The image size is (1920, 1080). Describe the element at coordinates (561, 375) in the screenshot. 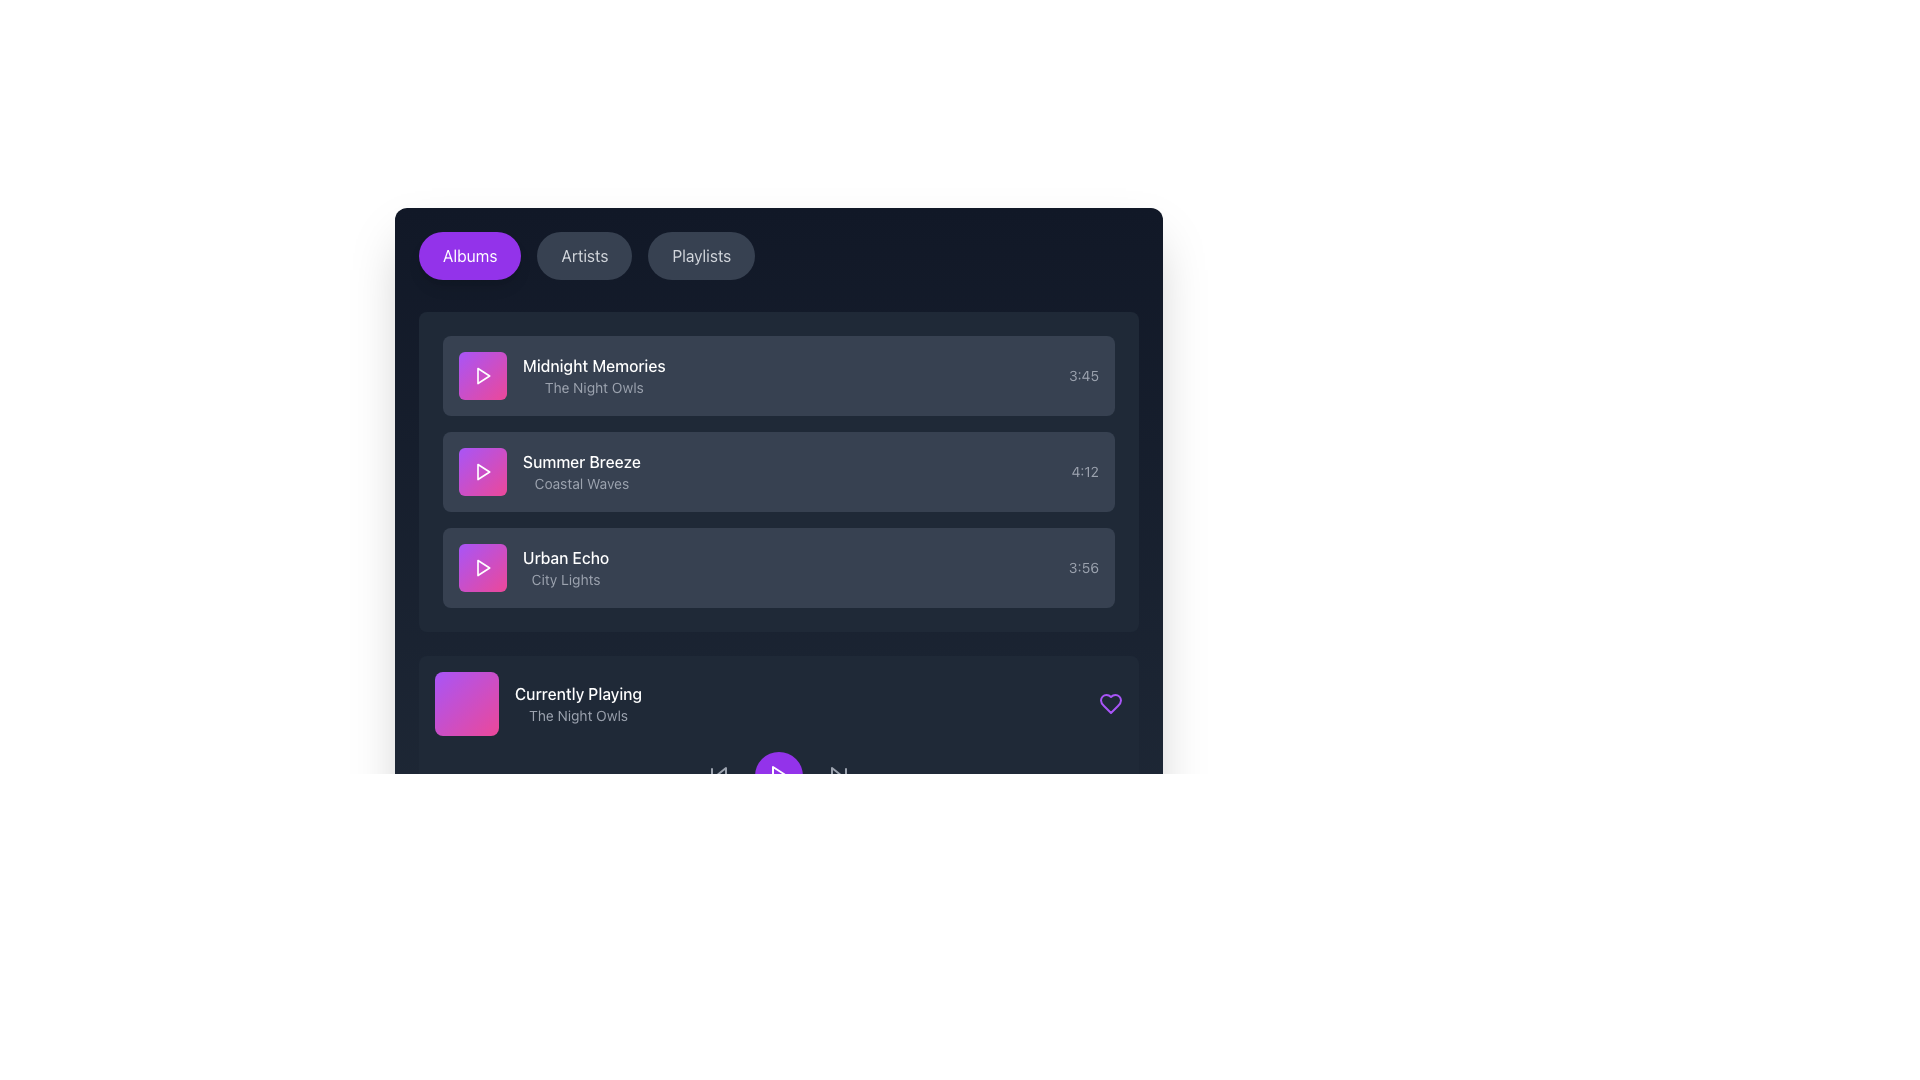

I see `text content of the music track title and artist name label, which is the first main text block in a row following the play button in the music playlist` at that location.